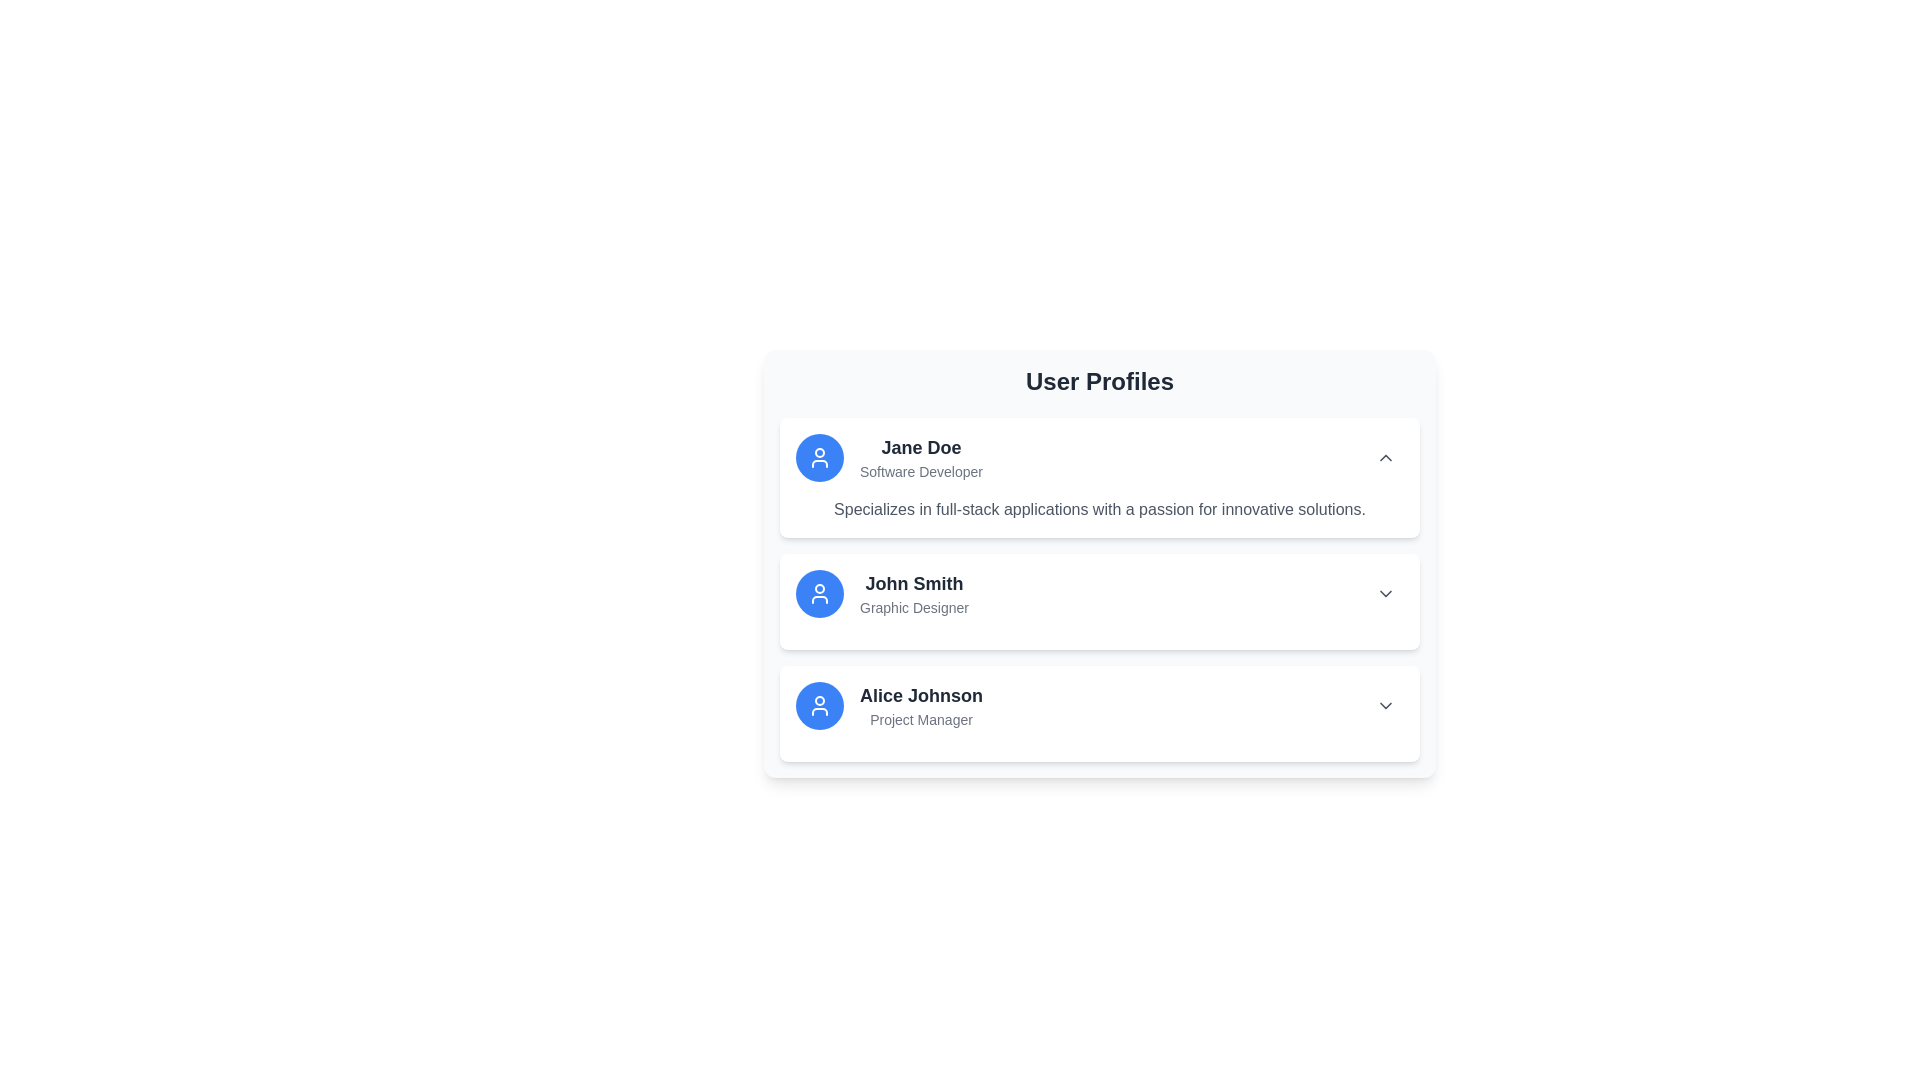  Describe the element at coordinates (913, 583) in the screenshot. I see `the name header text identifying the user profile as 'John Smith' for reading` at that location.